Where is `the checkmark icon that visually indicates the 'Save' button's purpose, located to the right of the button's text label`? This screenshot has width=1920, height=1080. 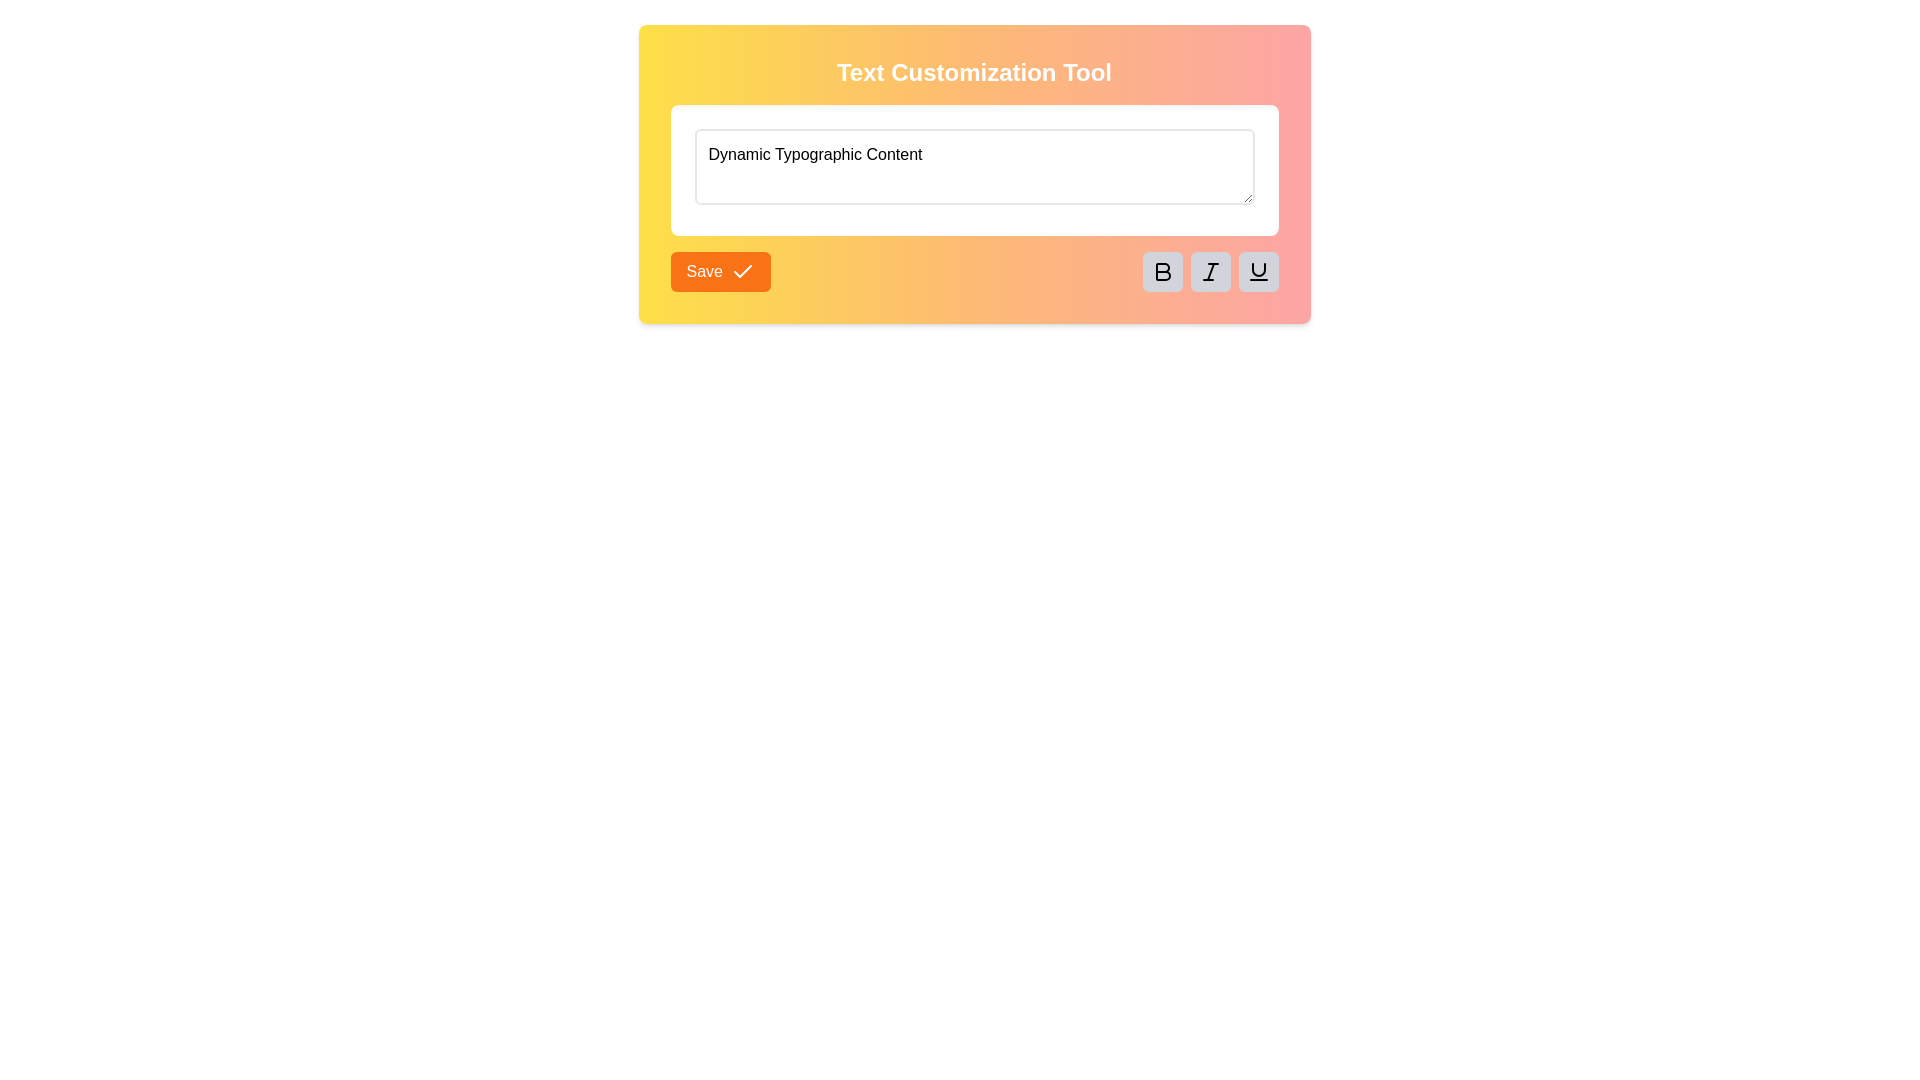
the checkmark icon that visually indicates the 'Save' button's purpose, located to the right of the button's text label is located at coordinates (742, 271).